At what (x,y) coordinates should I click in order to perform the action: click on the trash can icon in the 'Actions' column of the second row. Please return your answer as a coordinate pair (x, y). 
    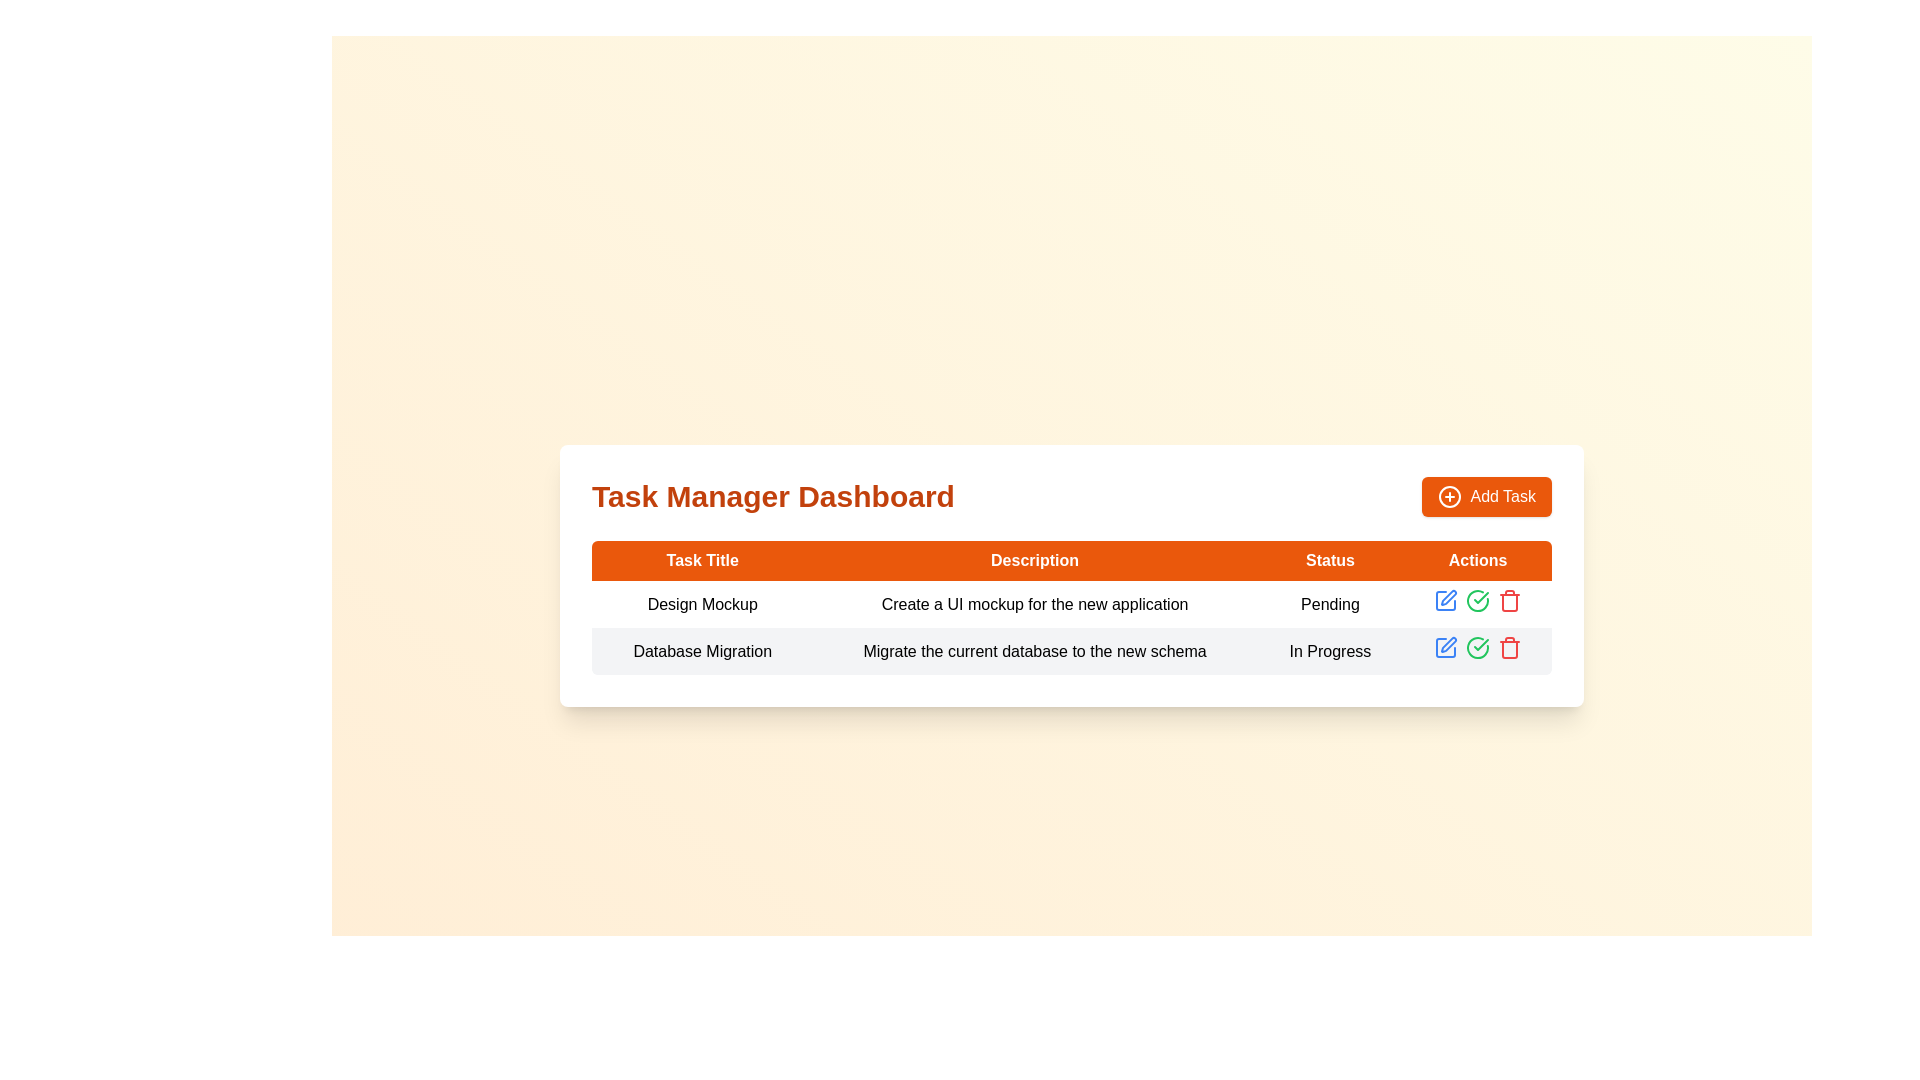
    Looking at the image, I should click on (1510, 601).